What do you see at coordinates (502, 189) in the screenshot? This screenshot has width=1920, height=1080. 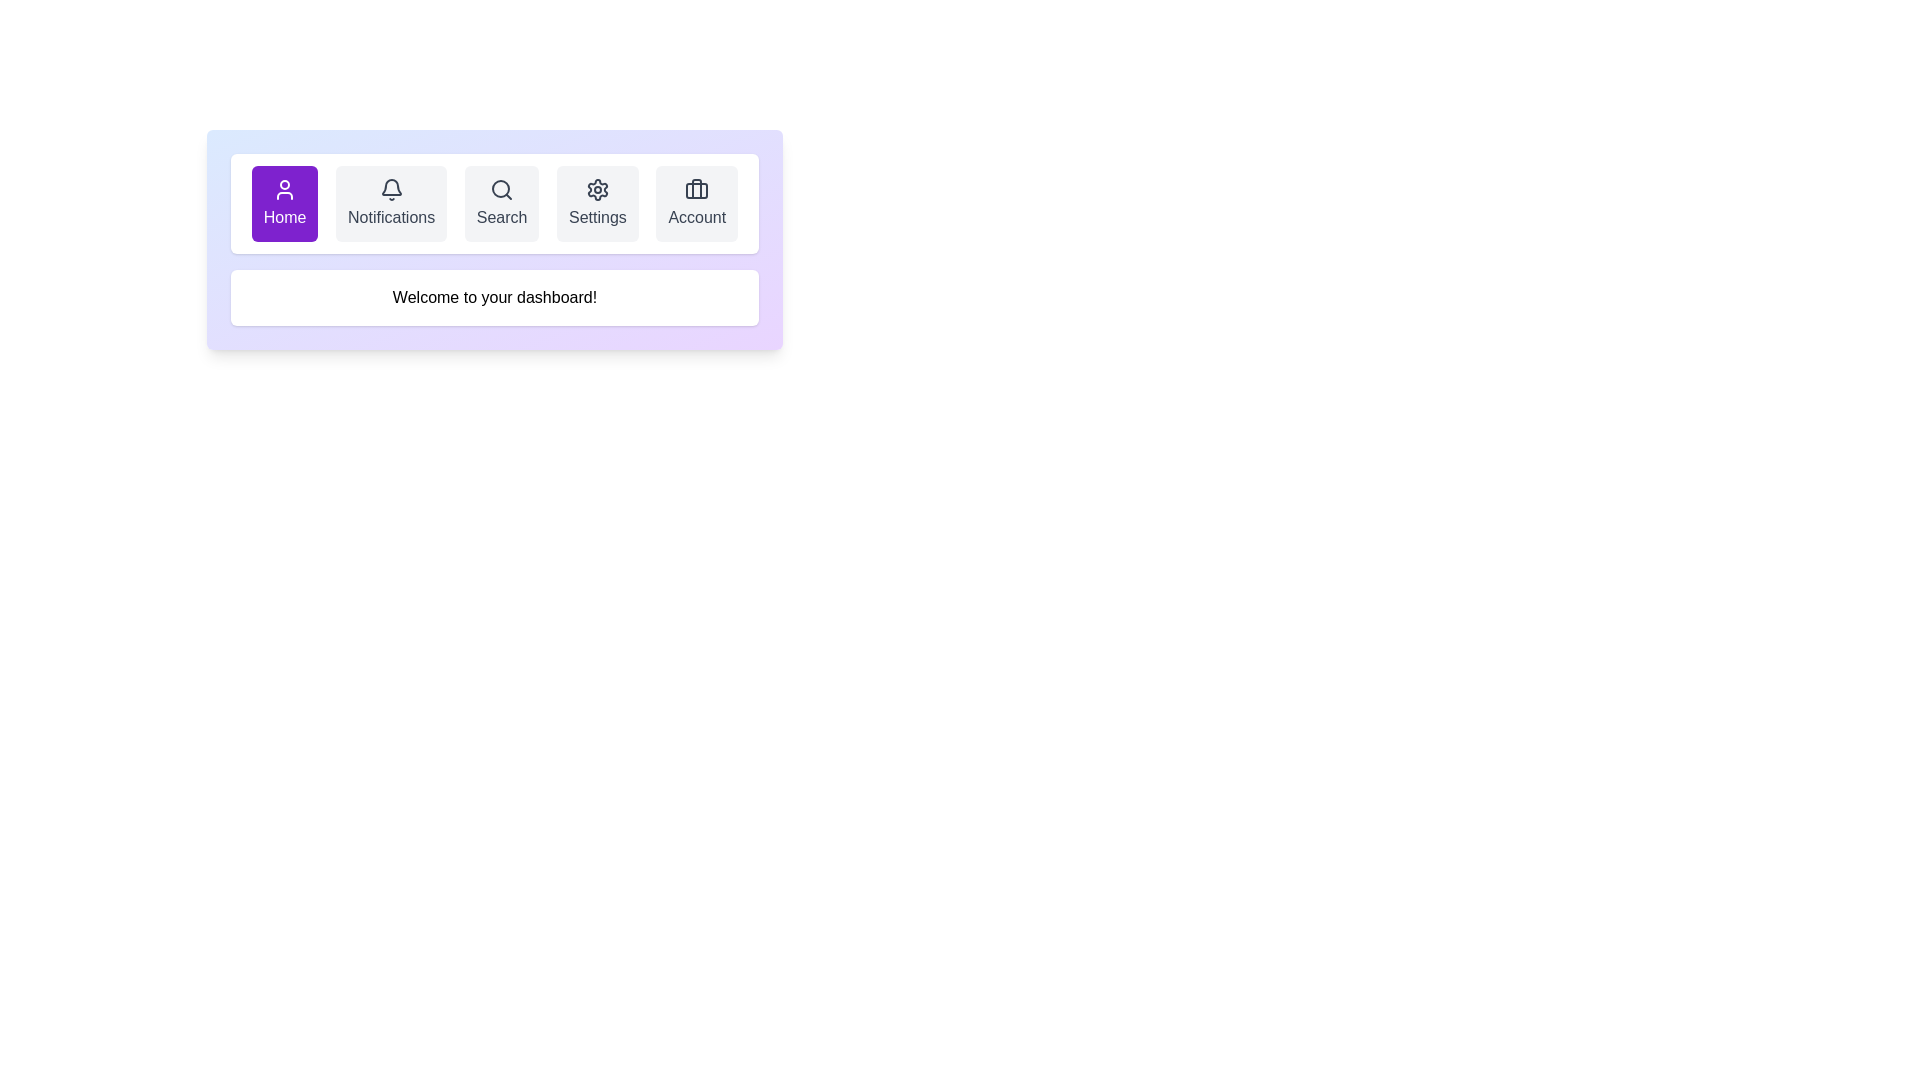 I see `the search icon located within the 'Search' button, which is the third button from the left in the horizontal navigation bar` at bounding box center [502, 189].